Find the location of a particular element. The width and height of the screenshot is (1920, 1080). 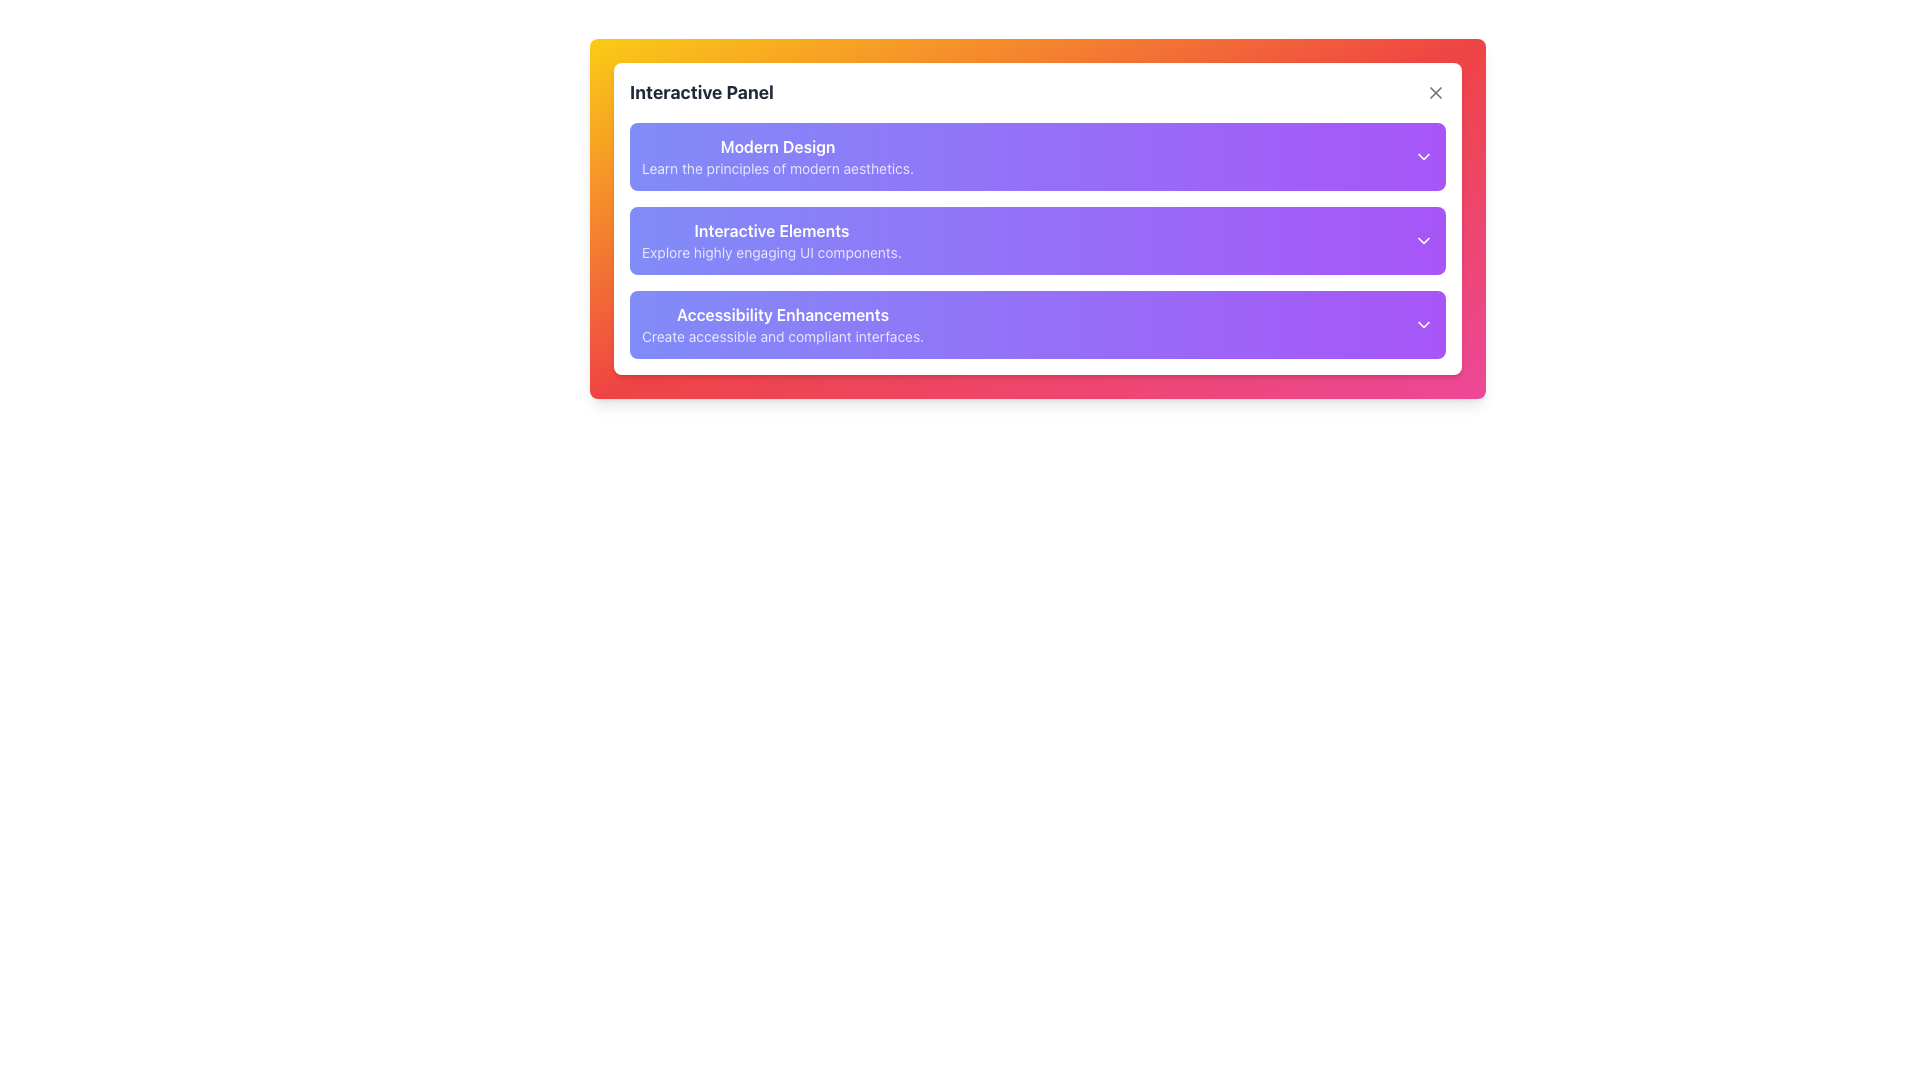

text label displaying 'Accessibility Enhancements' located in the purple rectangular area within the 'Interactive Panel' is located at coordinates (782, 315).